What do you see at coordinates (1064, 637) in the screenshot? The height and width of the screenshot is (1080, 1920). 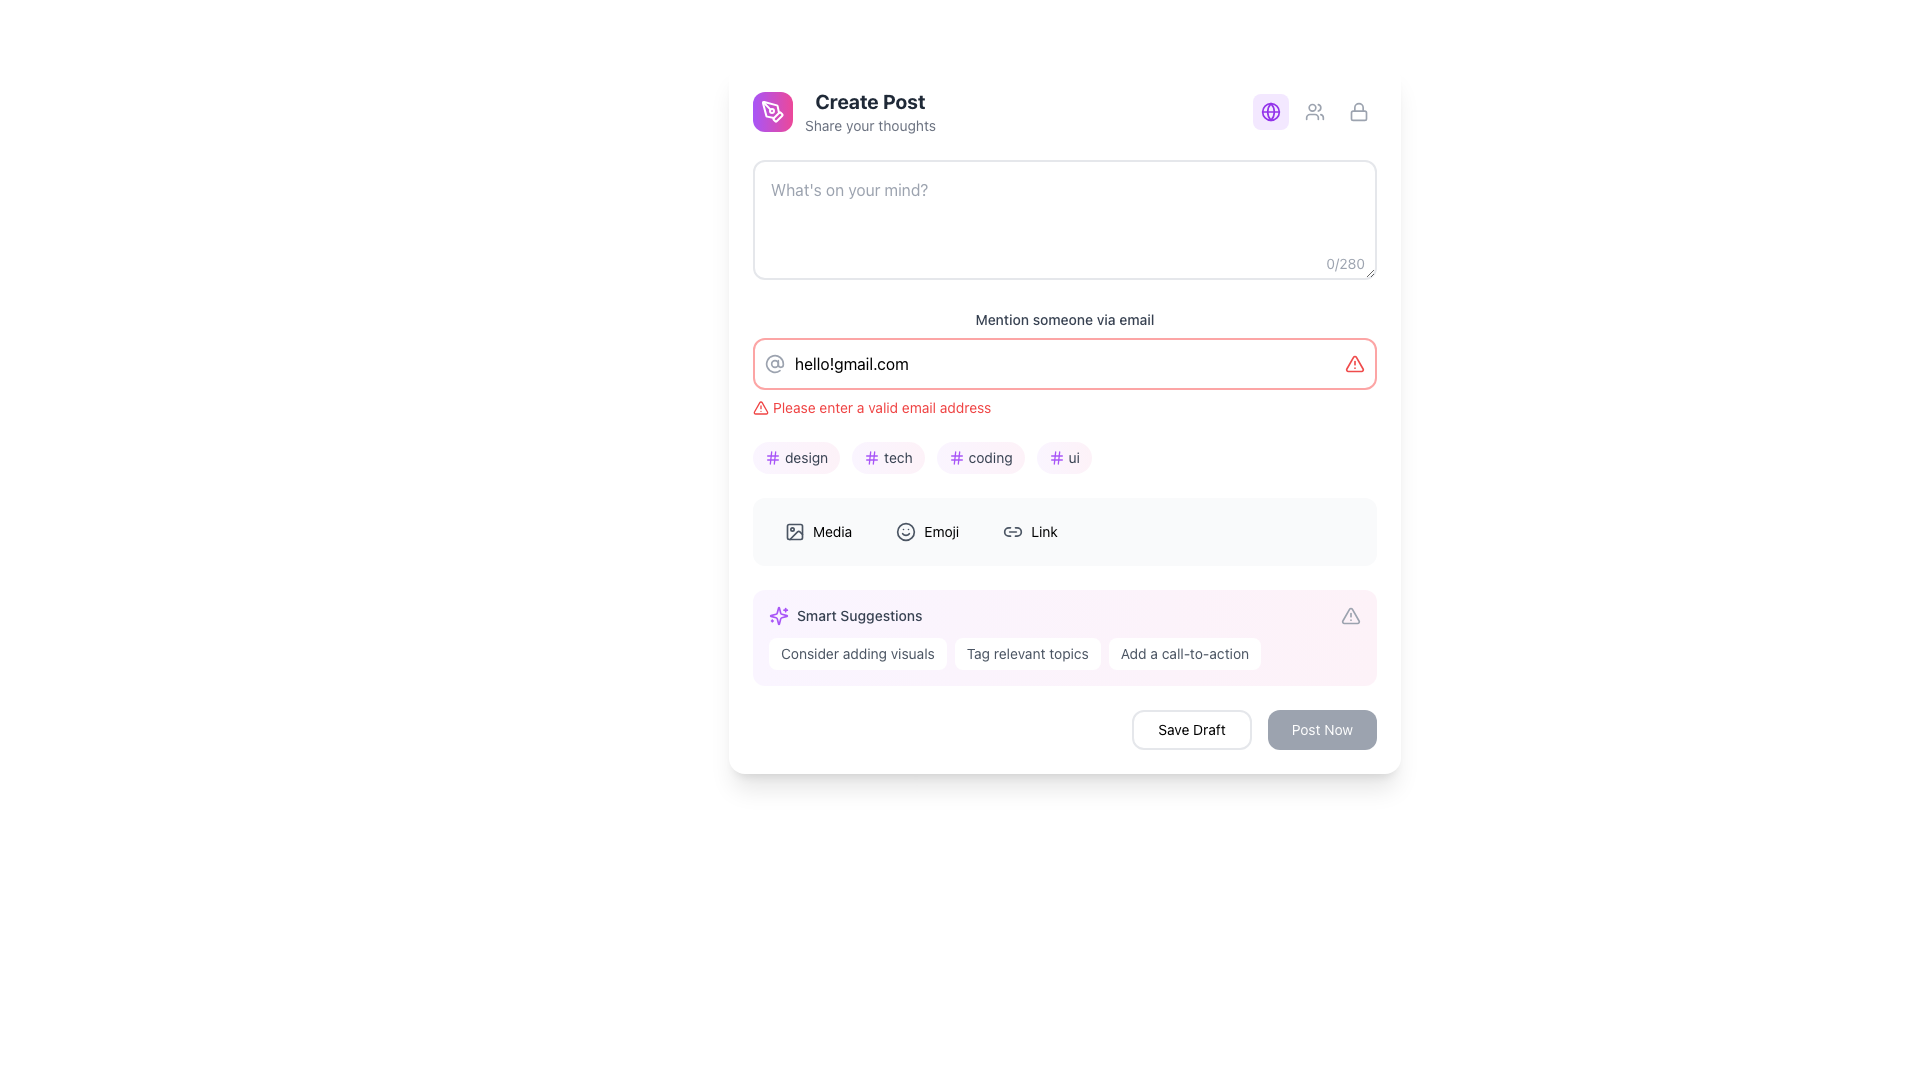 I see `one of the suggestions in the 'Smart Suggestions' section, which includes options like 'Consider adding visuals', 'Tag relevant topics', or 'Add a call-to-action'` at bounding box center [1064, 637].